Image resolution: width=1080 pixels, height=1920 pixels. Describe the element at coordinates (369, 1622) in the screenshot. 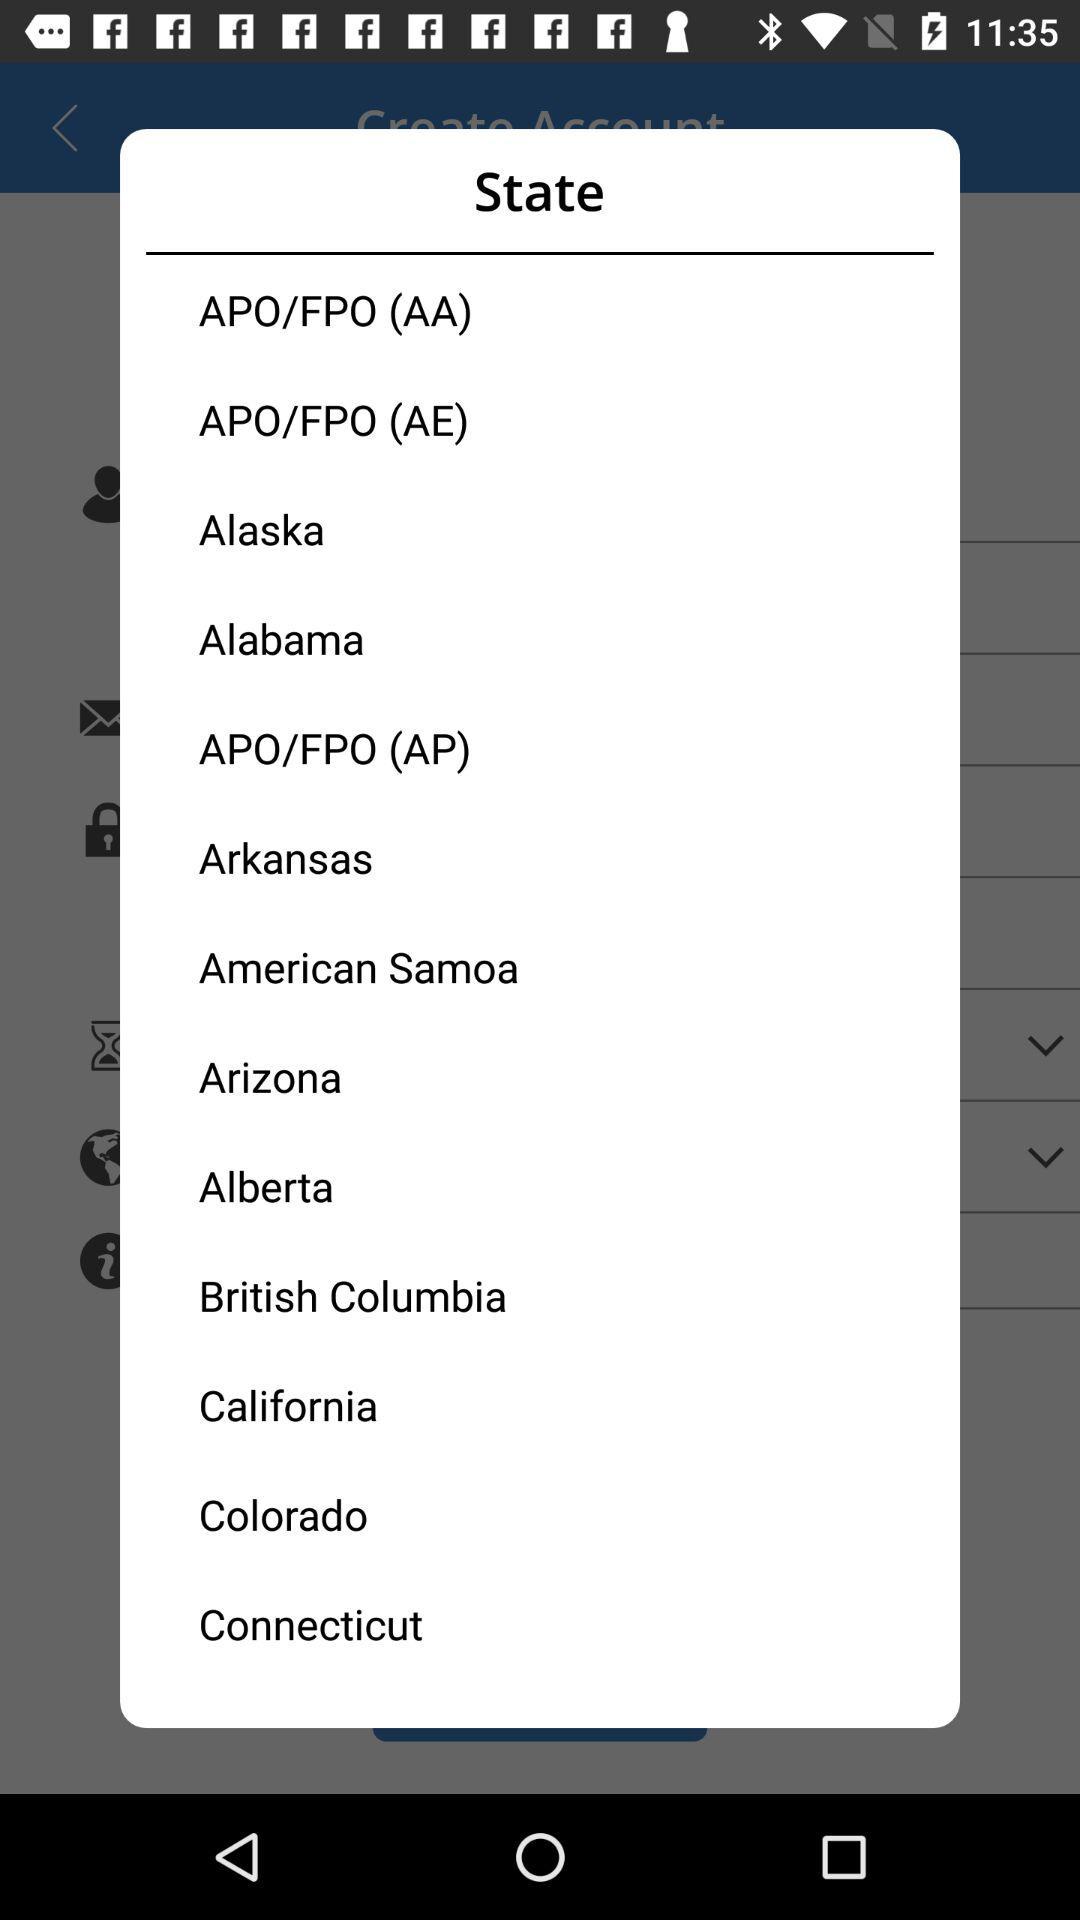

I see `icon below the colorado icon` at that location.